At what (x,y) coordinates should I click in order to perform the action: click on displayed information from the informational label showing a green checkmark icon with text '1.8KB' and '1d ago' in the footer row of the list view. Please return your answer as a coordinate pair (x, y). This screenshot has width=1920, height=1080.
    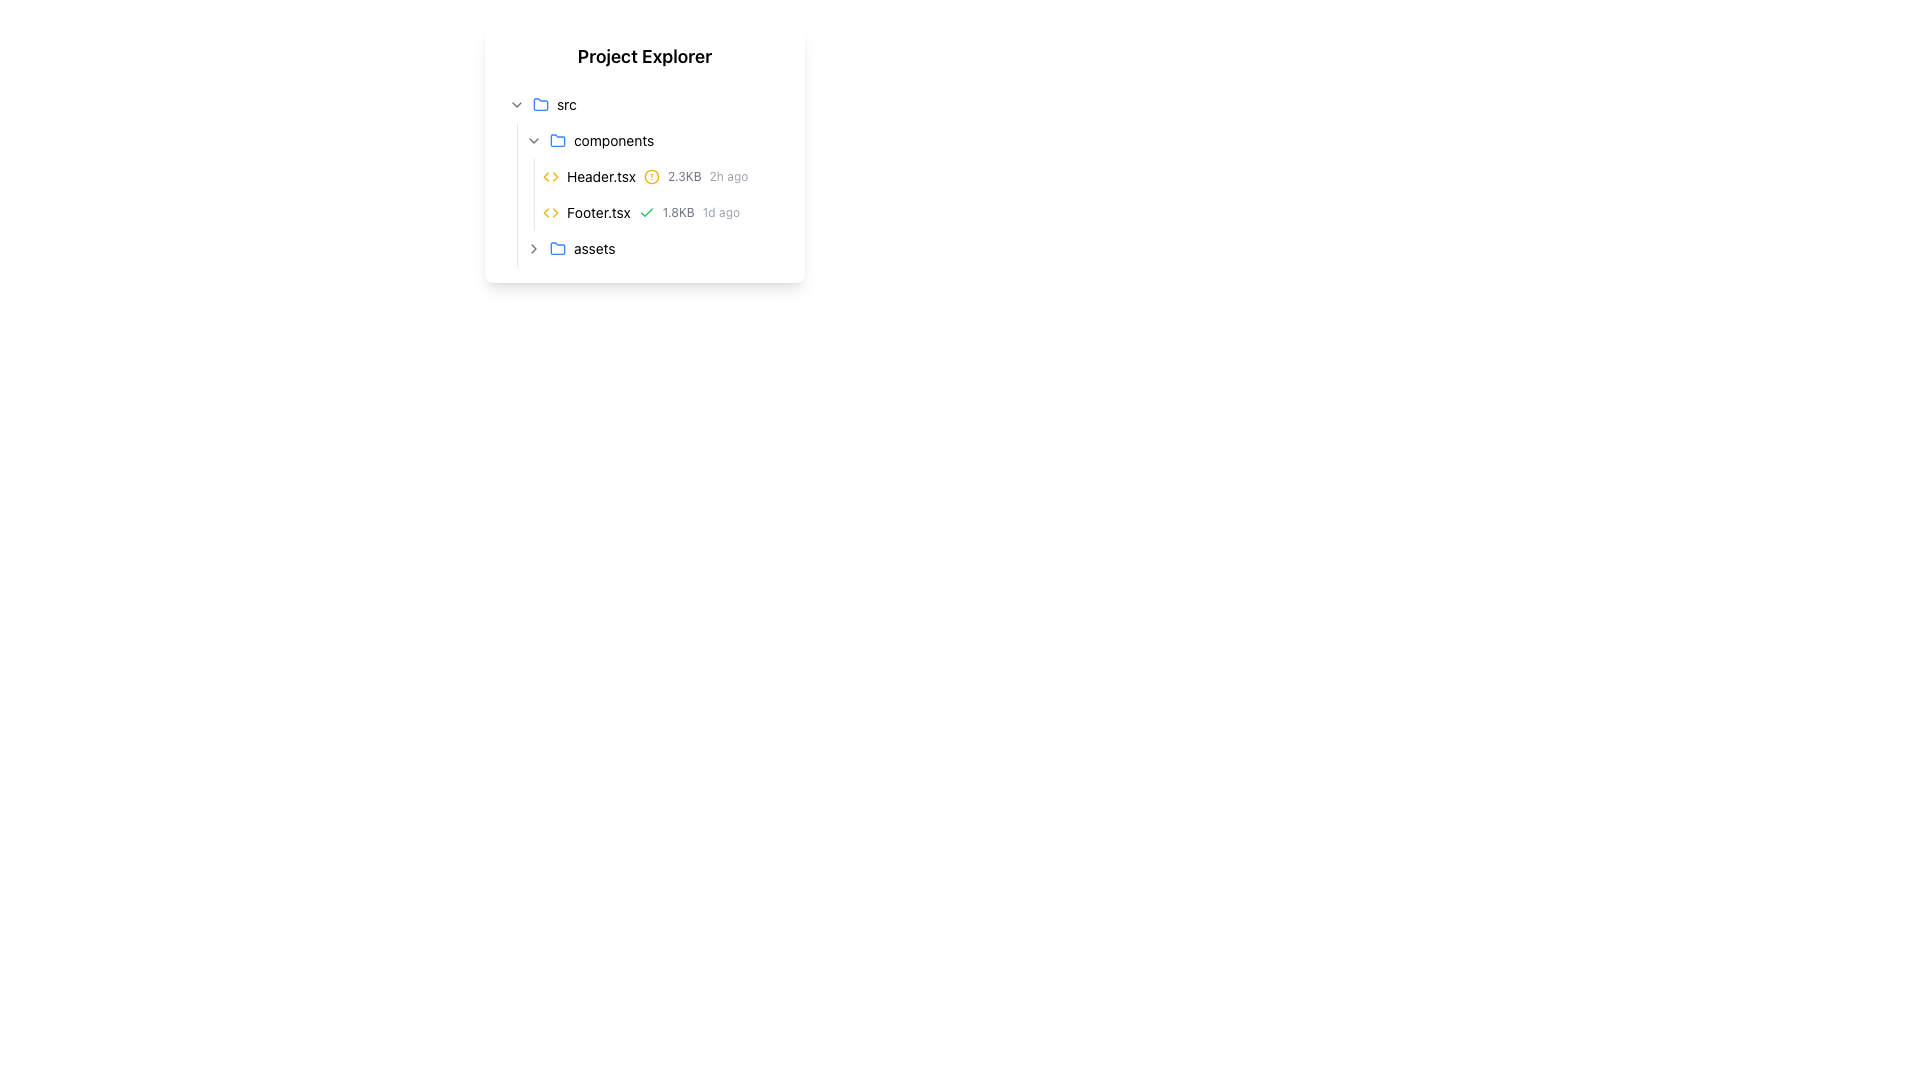
    Looking at the image, I should click on (689, 212).